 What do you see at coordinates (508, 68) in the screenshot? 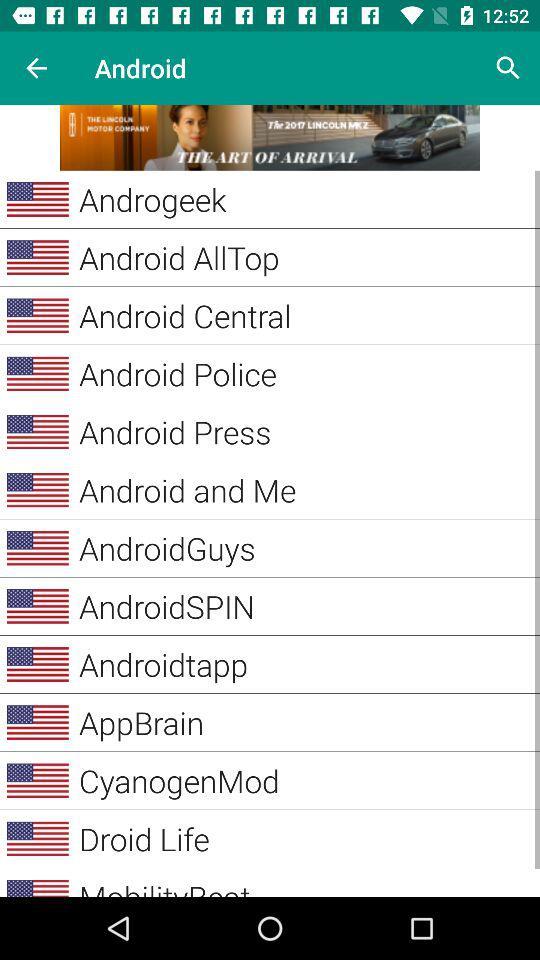
I see `start to search` at bounding box center [508, 68].